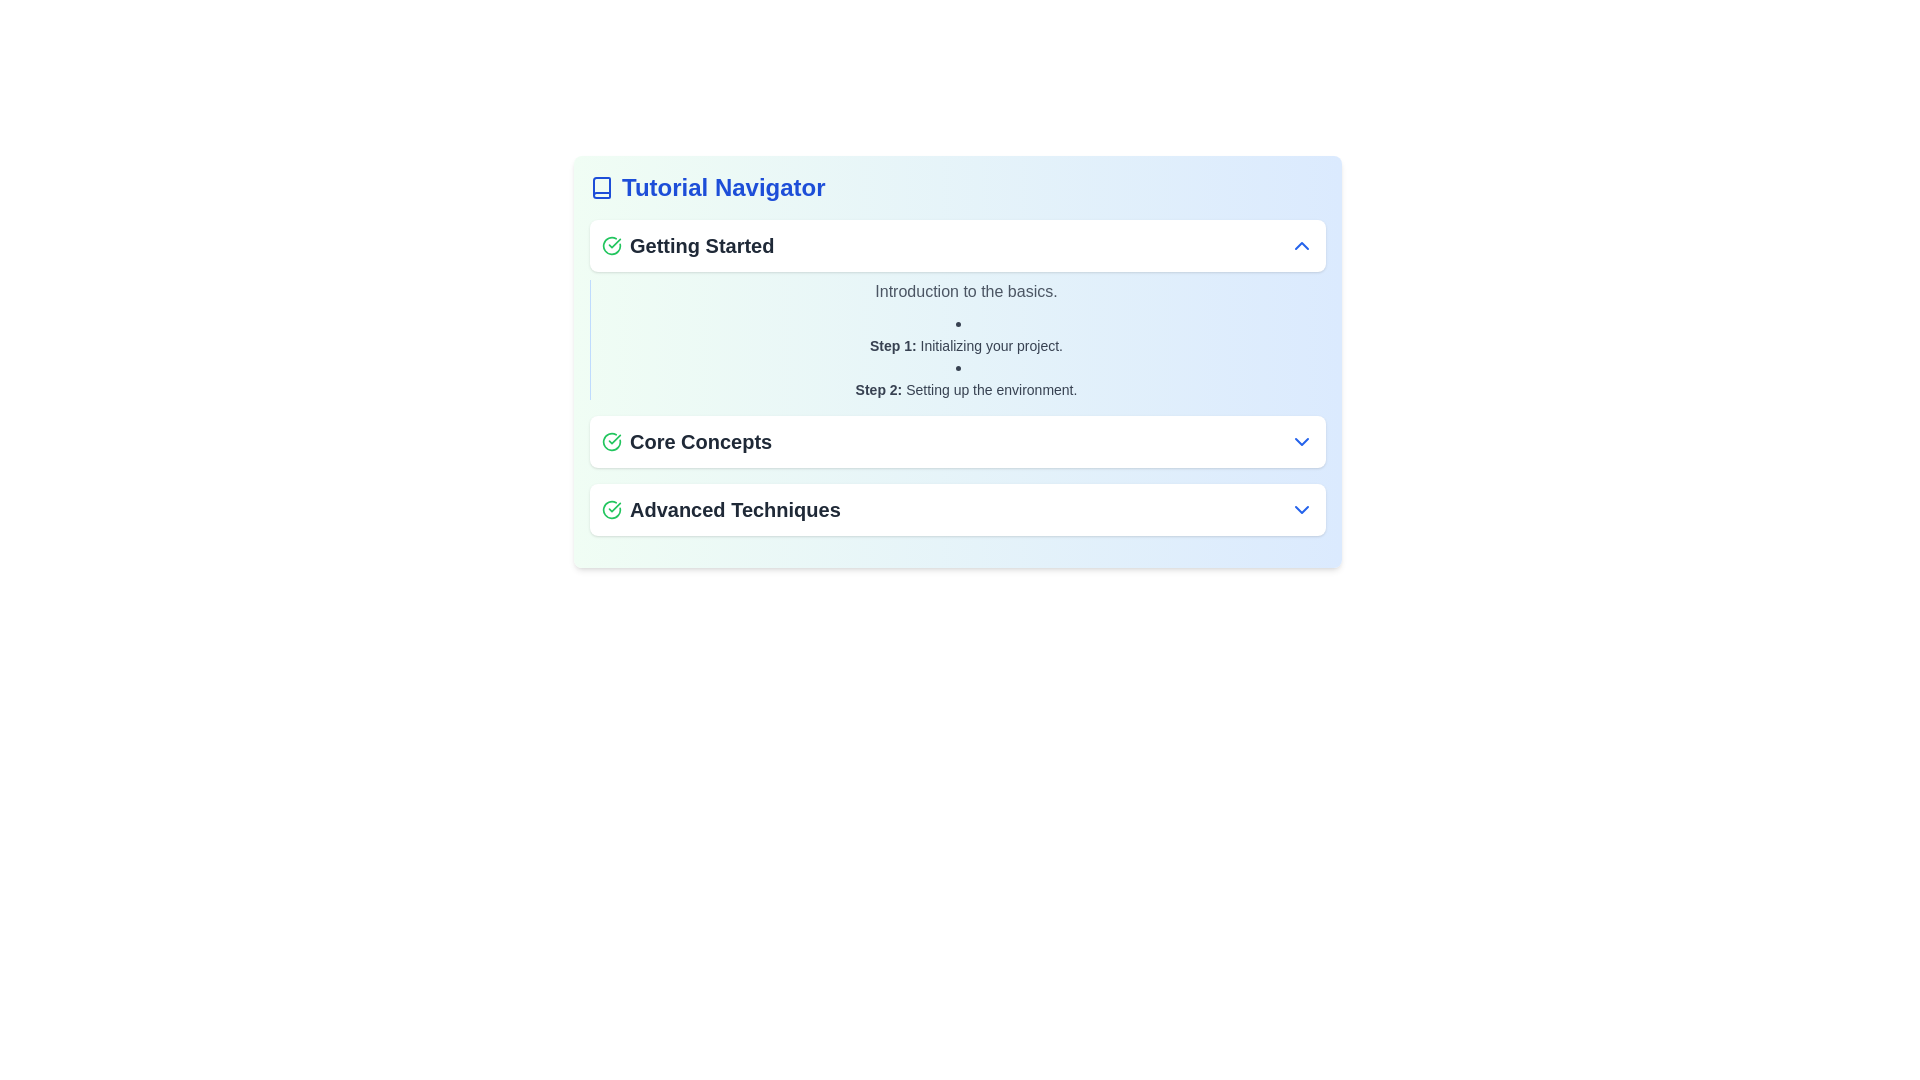 The width and height of the screenshot is (1920, 1080). What do you see at coordinates (892, 345) in the screenshot?
I see `text label 'Step 1:' which is styled prominently in a strong font, located below the 'Getting Started' section header` at bounding box center [892, 345].